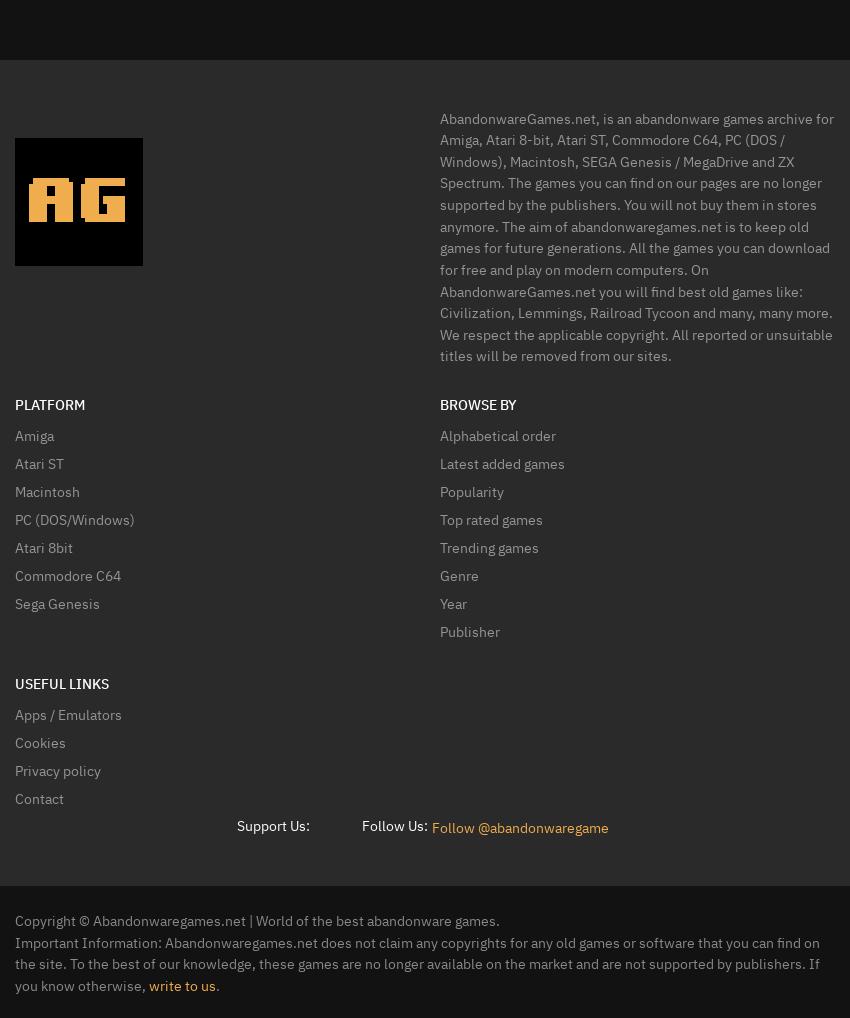 Image resolution: width=850 pixels, height=1018 pixels. What do you see at coordinates (394, 823) in the screenshot?
I see `'Follow Us:'` at bounding box center [394, 823].